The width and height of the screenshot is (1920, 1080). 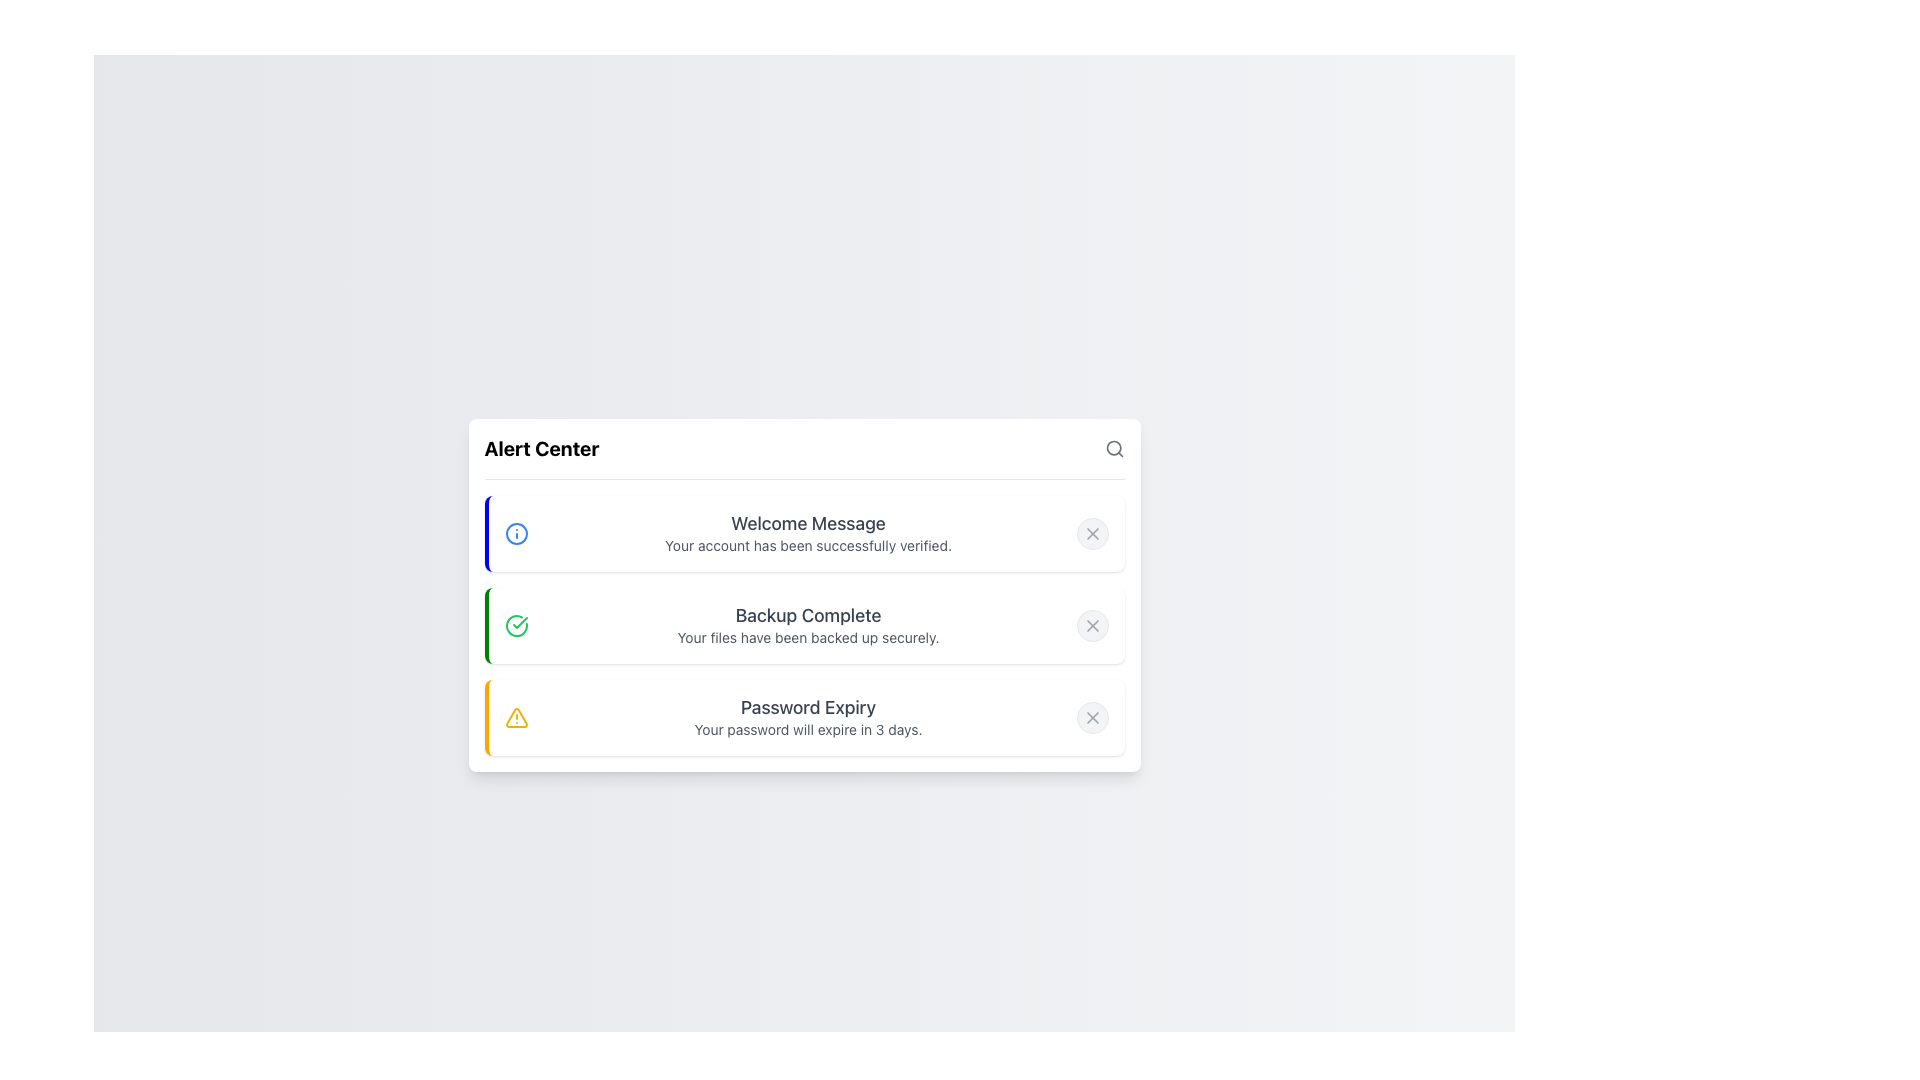 What do you see at coordinates (1113, 447) in the screenshot?
I see `the Search Icon located at the top right corner of the Alert Center panel, adjacent to the title text 'Alert Center'` at bounding box center [1113, 447].